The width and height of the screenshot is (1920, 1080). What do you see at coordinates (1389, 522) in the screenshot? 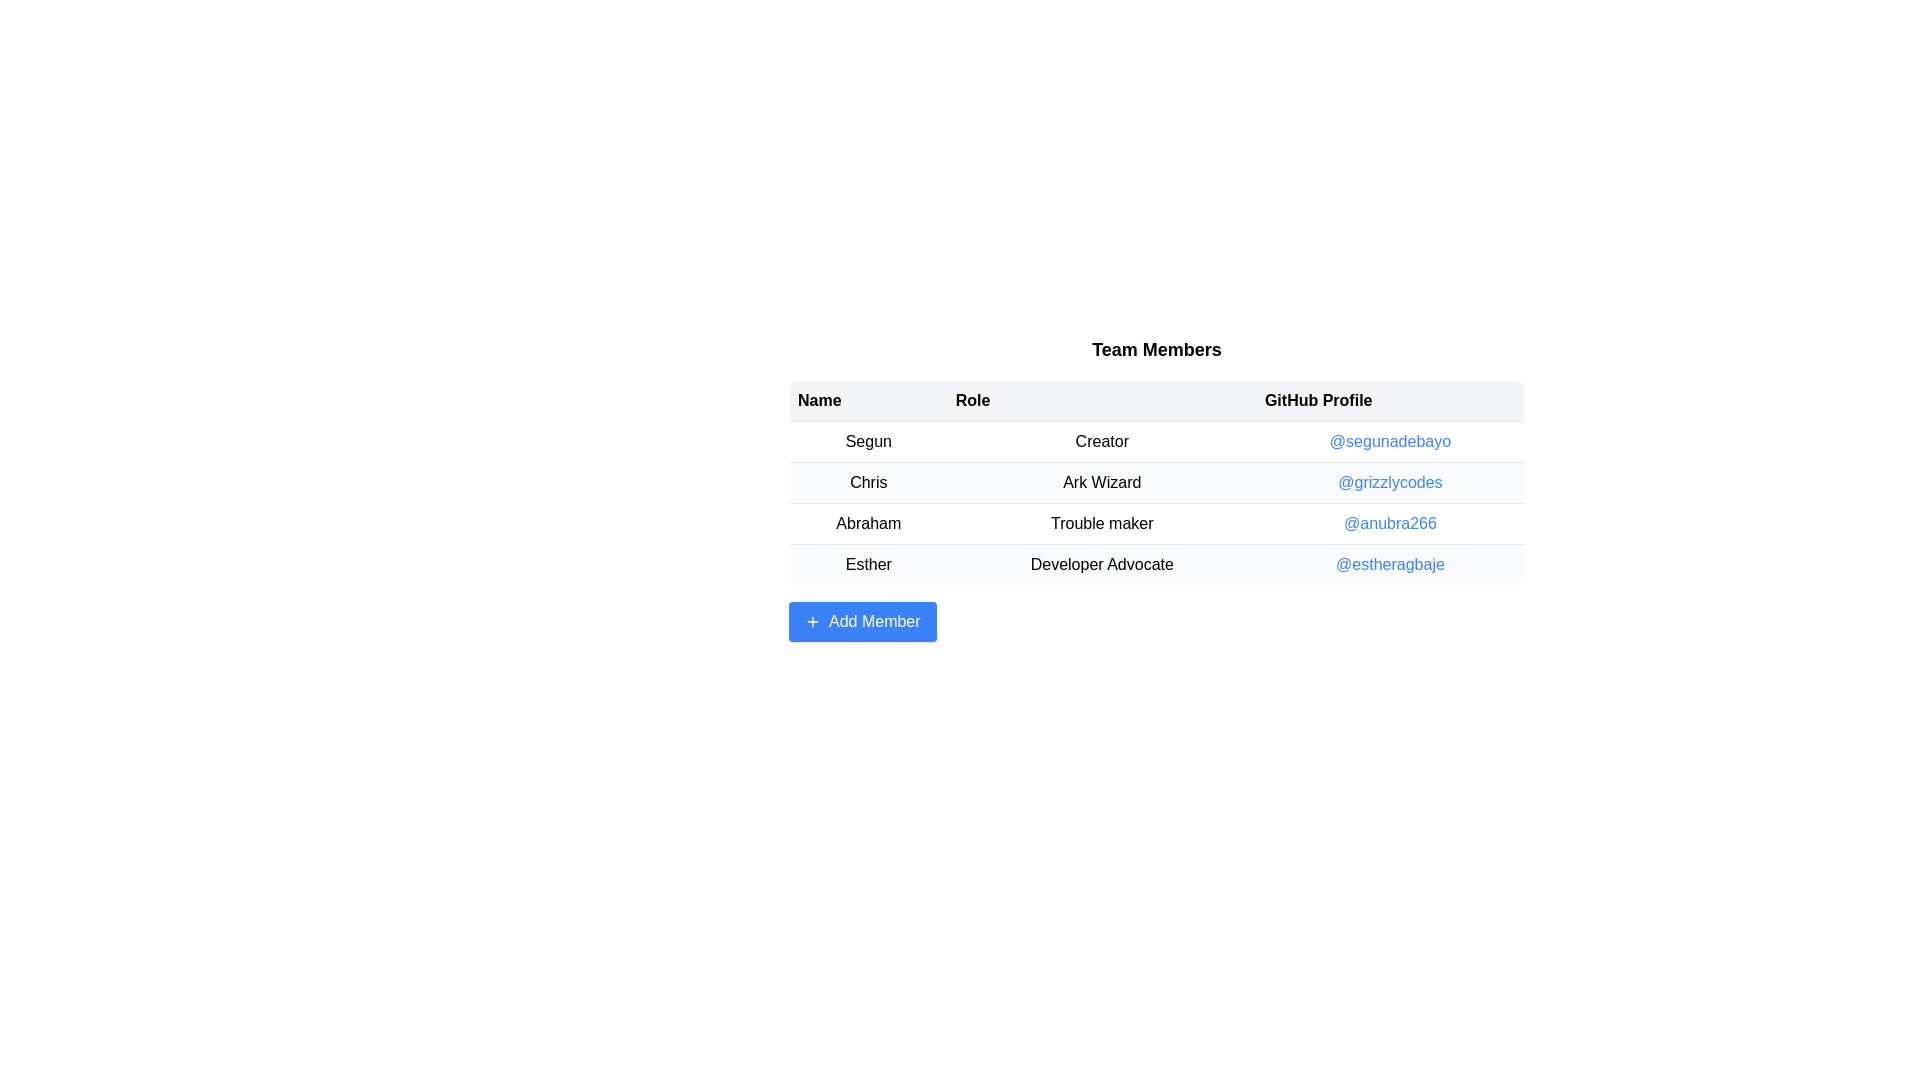
I see `the text link displaying '@anubra266' in the 'GitHub Profile' column of the table` at bounding box center [1389, 522].